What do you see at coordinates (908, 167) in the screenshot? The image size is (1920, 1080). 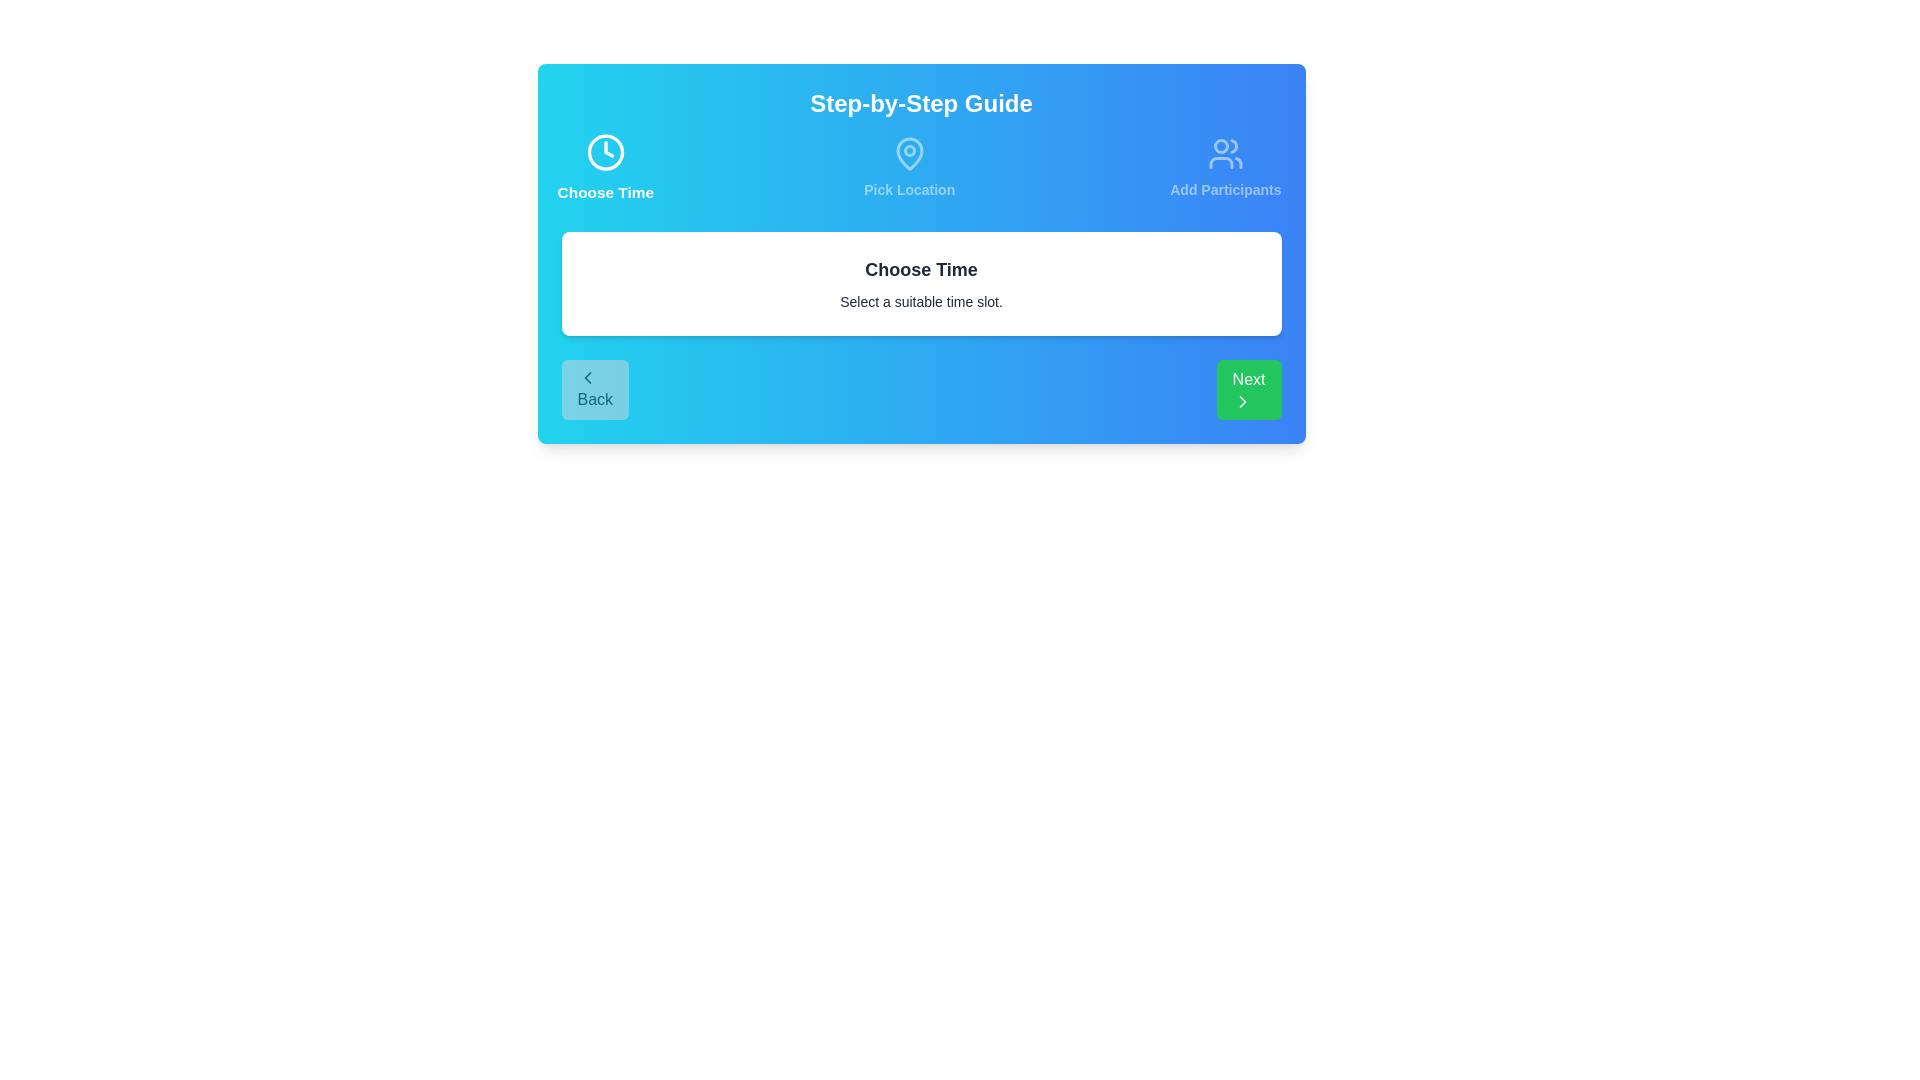 I see `the step title Pick Location to view its details` at bounding box center [908, 167].